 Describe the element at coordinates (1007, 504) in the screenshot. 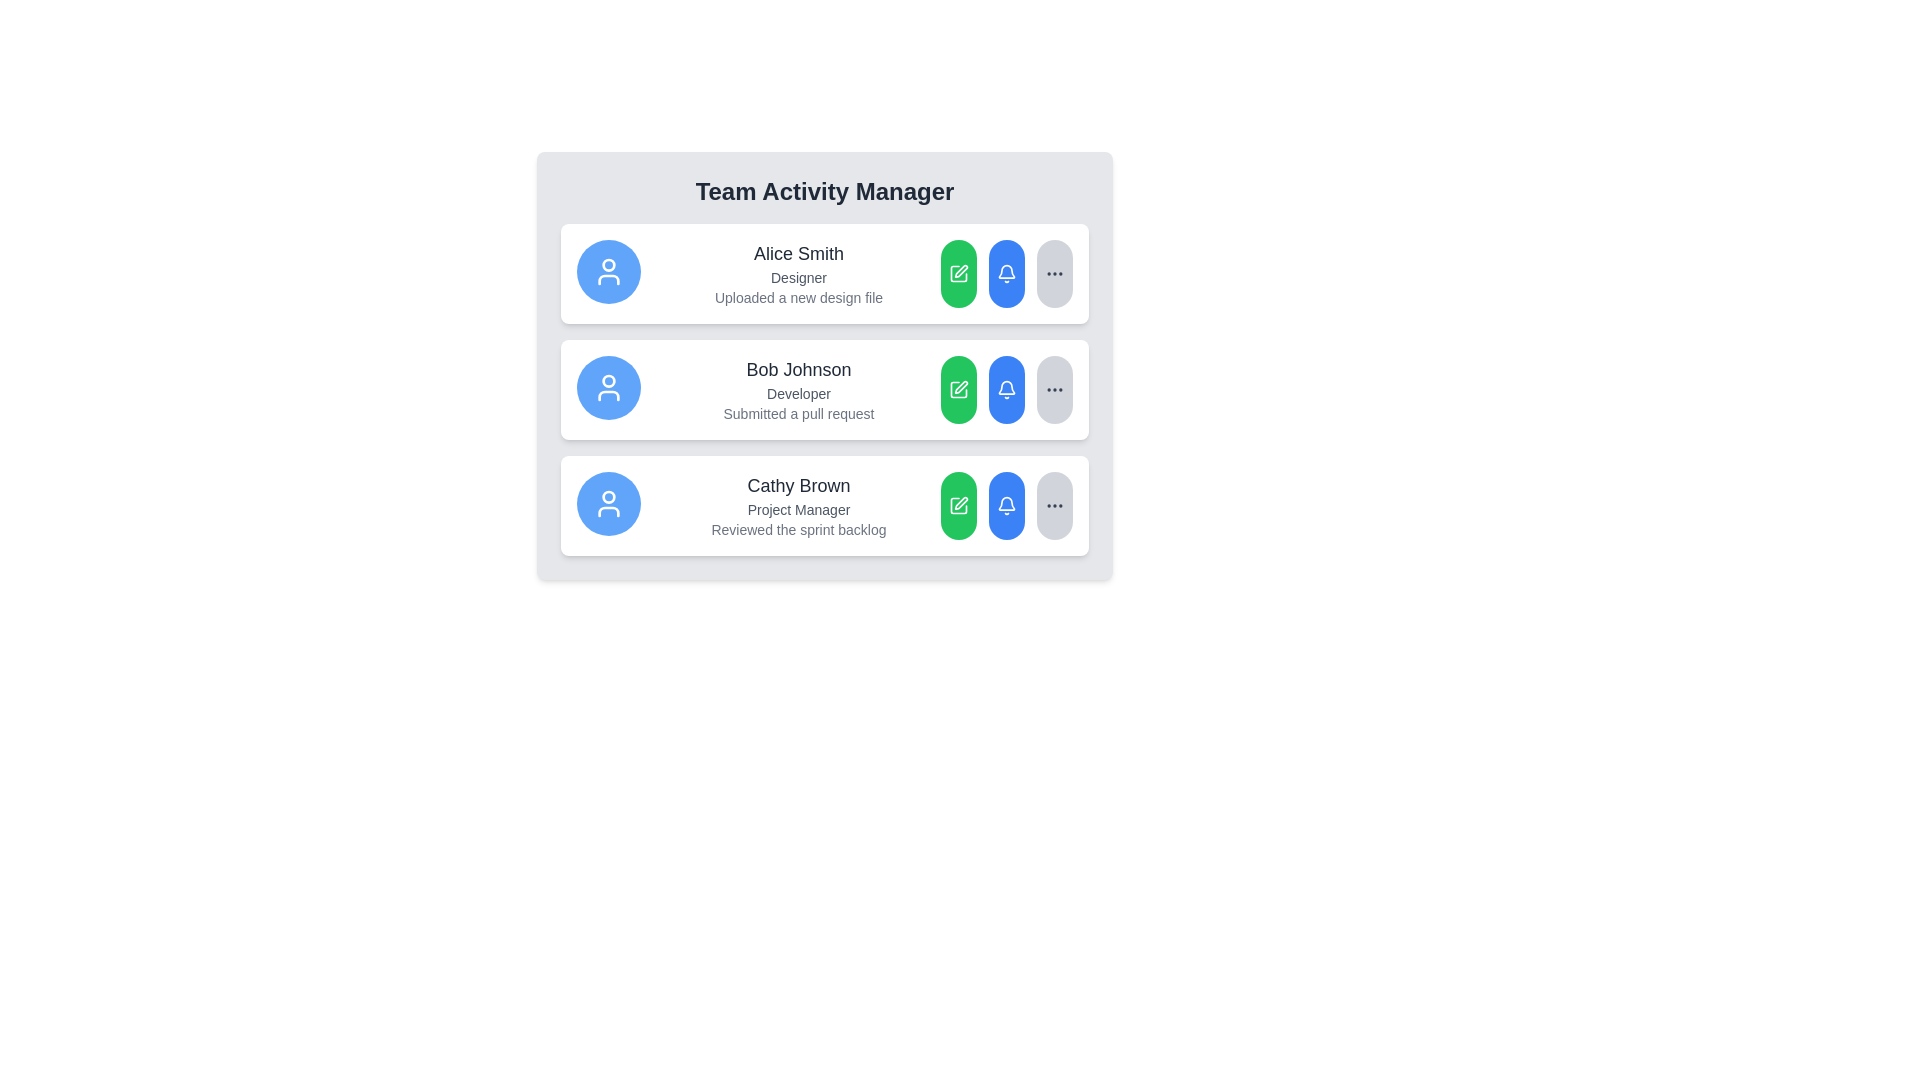

I see `the blue circular button with a white bell icon for keyboard navigation` at that location.